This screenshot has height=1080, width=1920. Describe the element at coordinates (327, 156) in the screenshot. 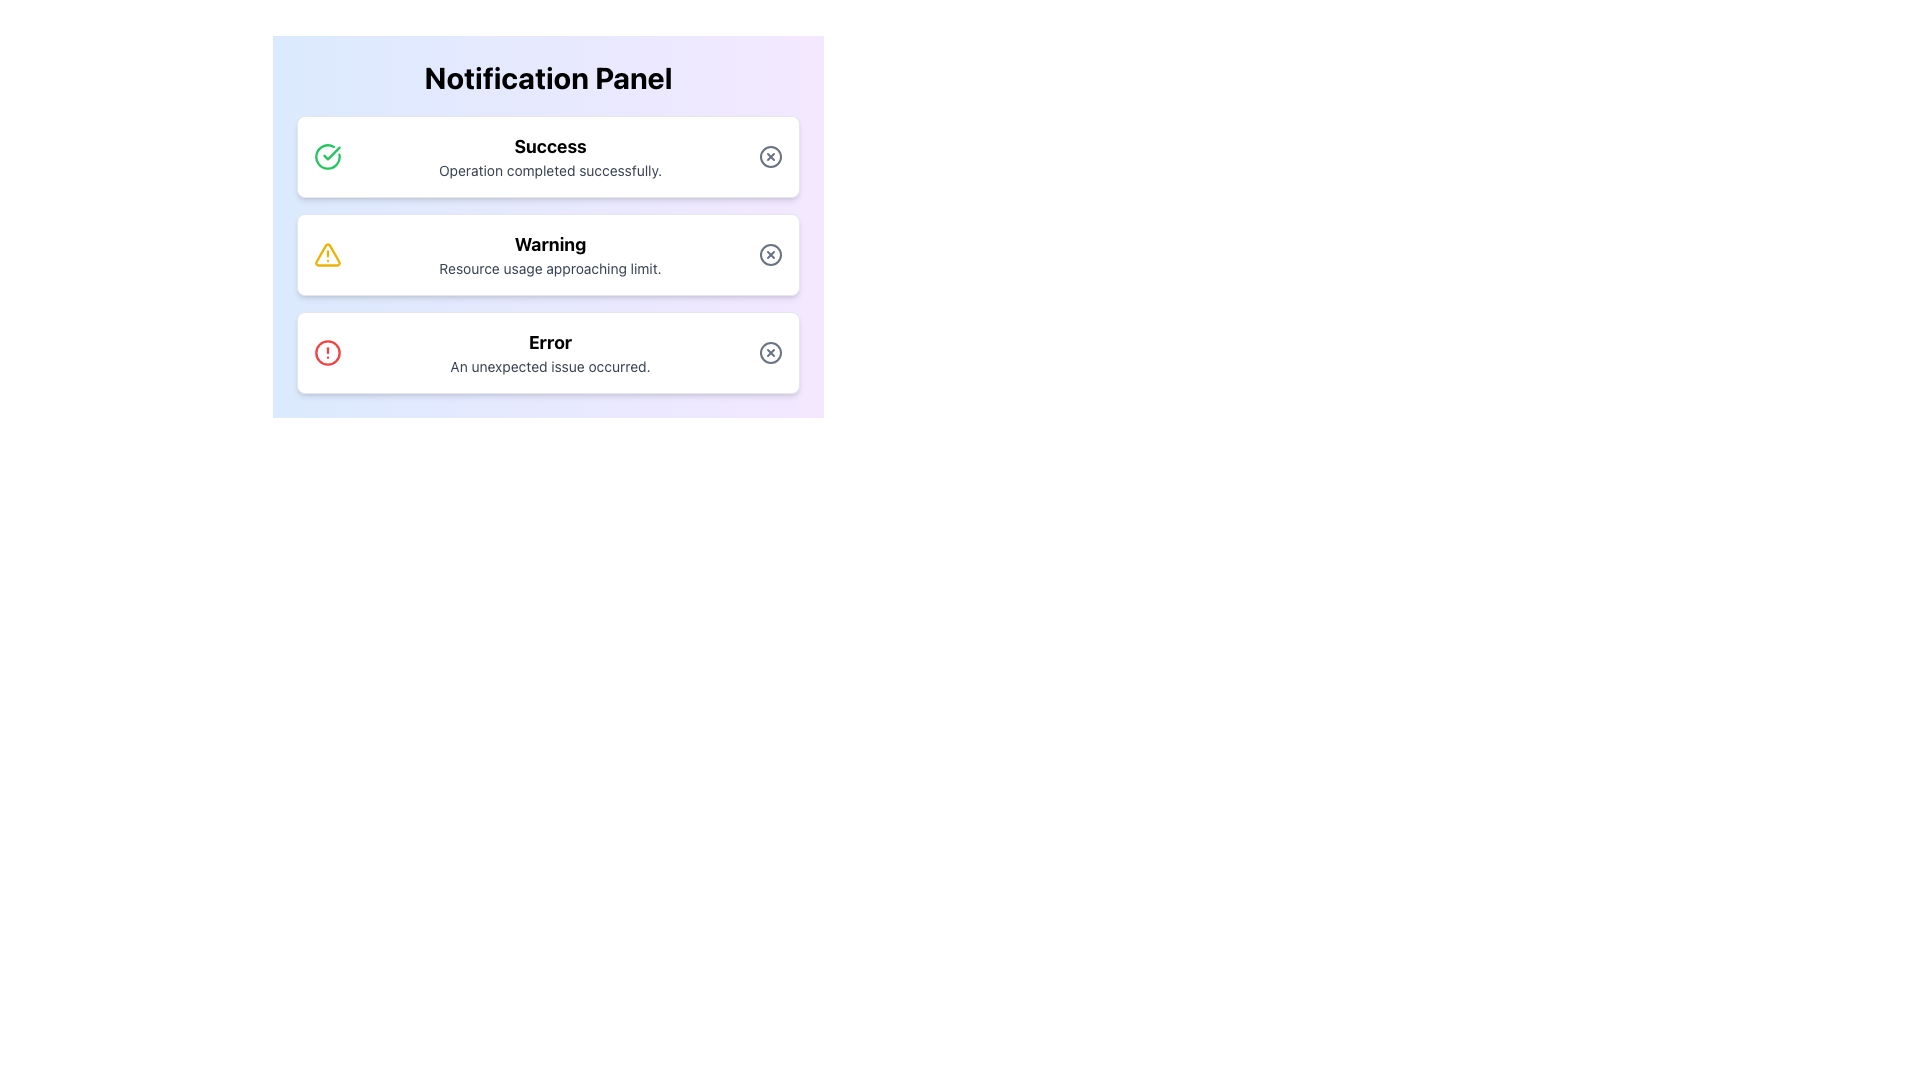

I see `the success status icon located in the top notification box labeled 'Success', which is positioned to the left of the text content` at that location.